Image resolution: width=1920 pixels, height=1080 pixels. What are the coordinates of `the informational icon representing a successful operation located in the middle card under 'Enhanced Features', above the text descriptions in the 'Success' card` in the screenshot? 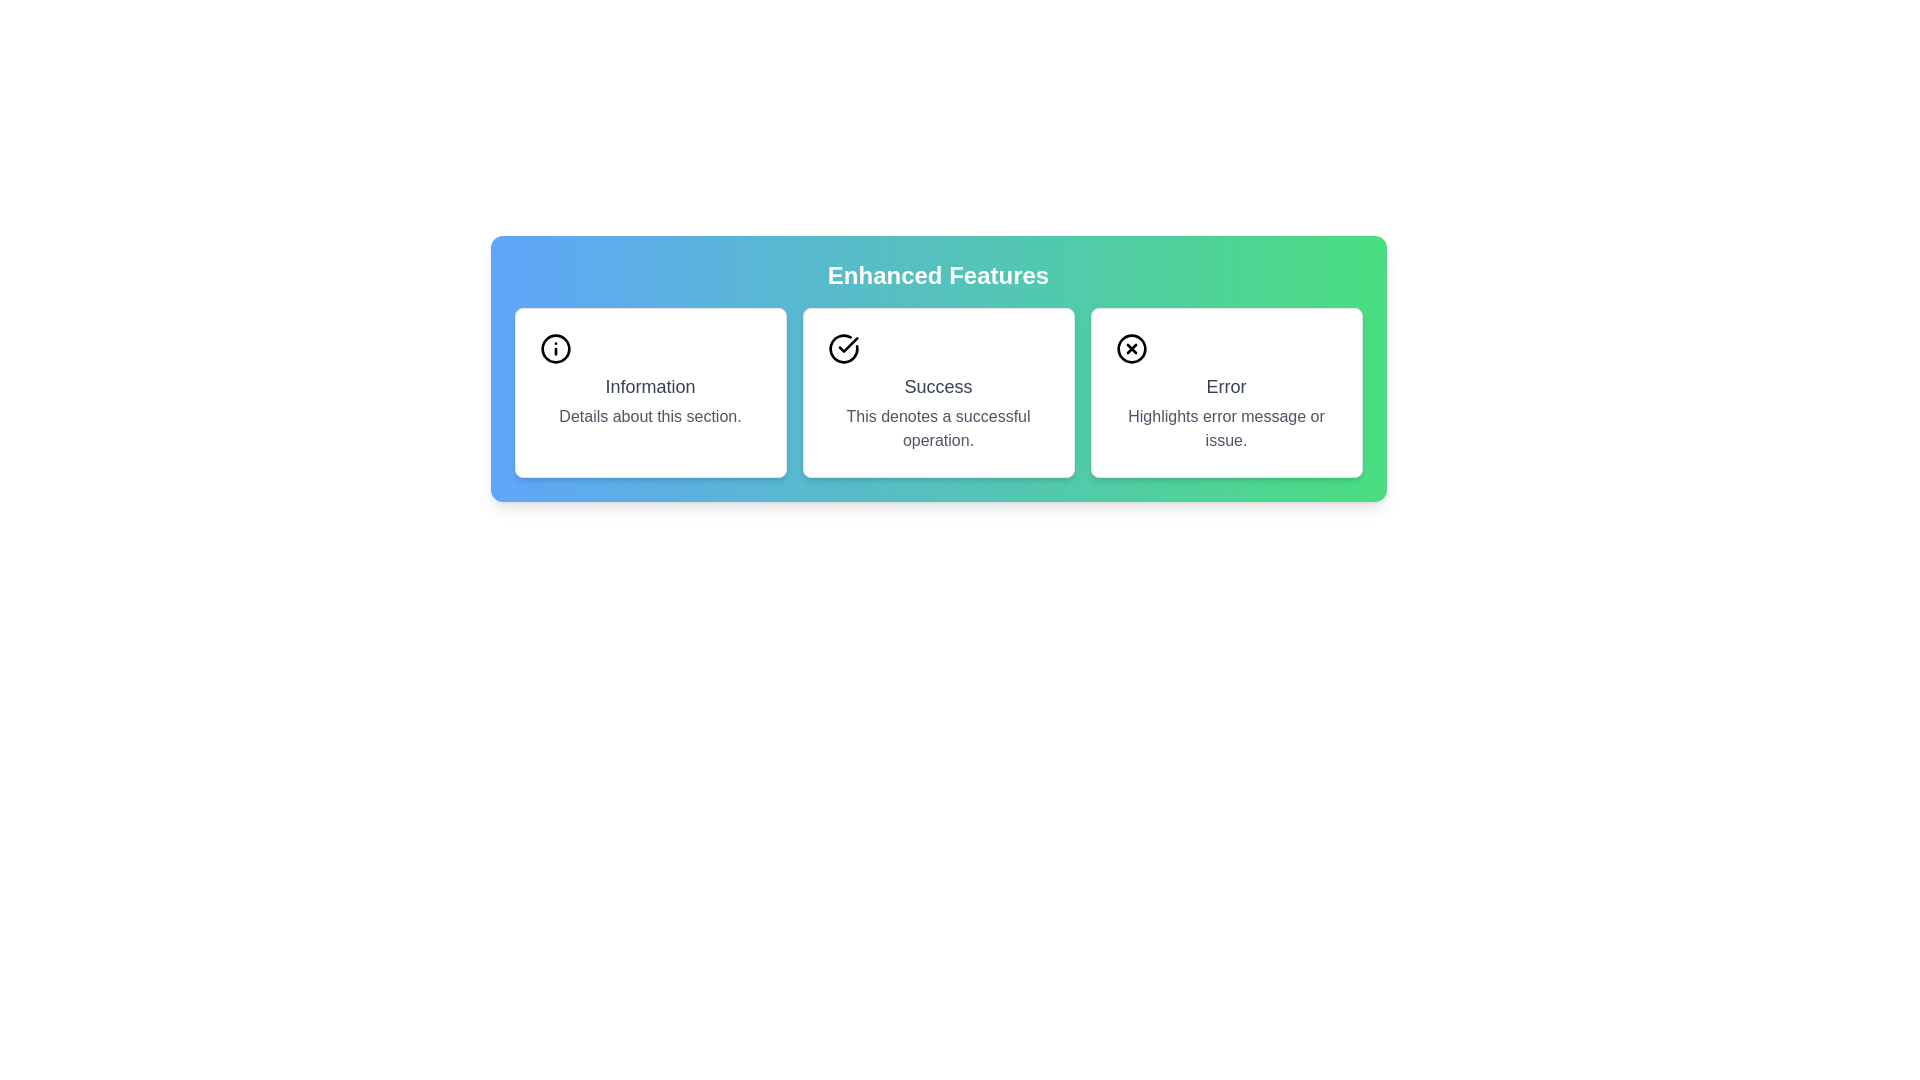 It's located at (843, 347).